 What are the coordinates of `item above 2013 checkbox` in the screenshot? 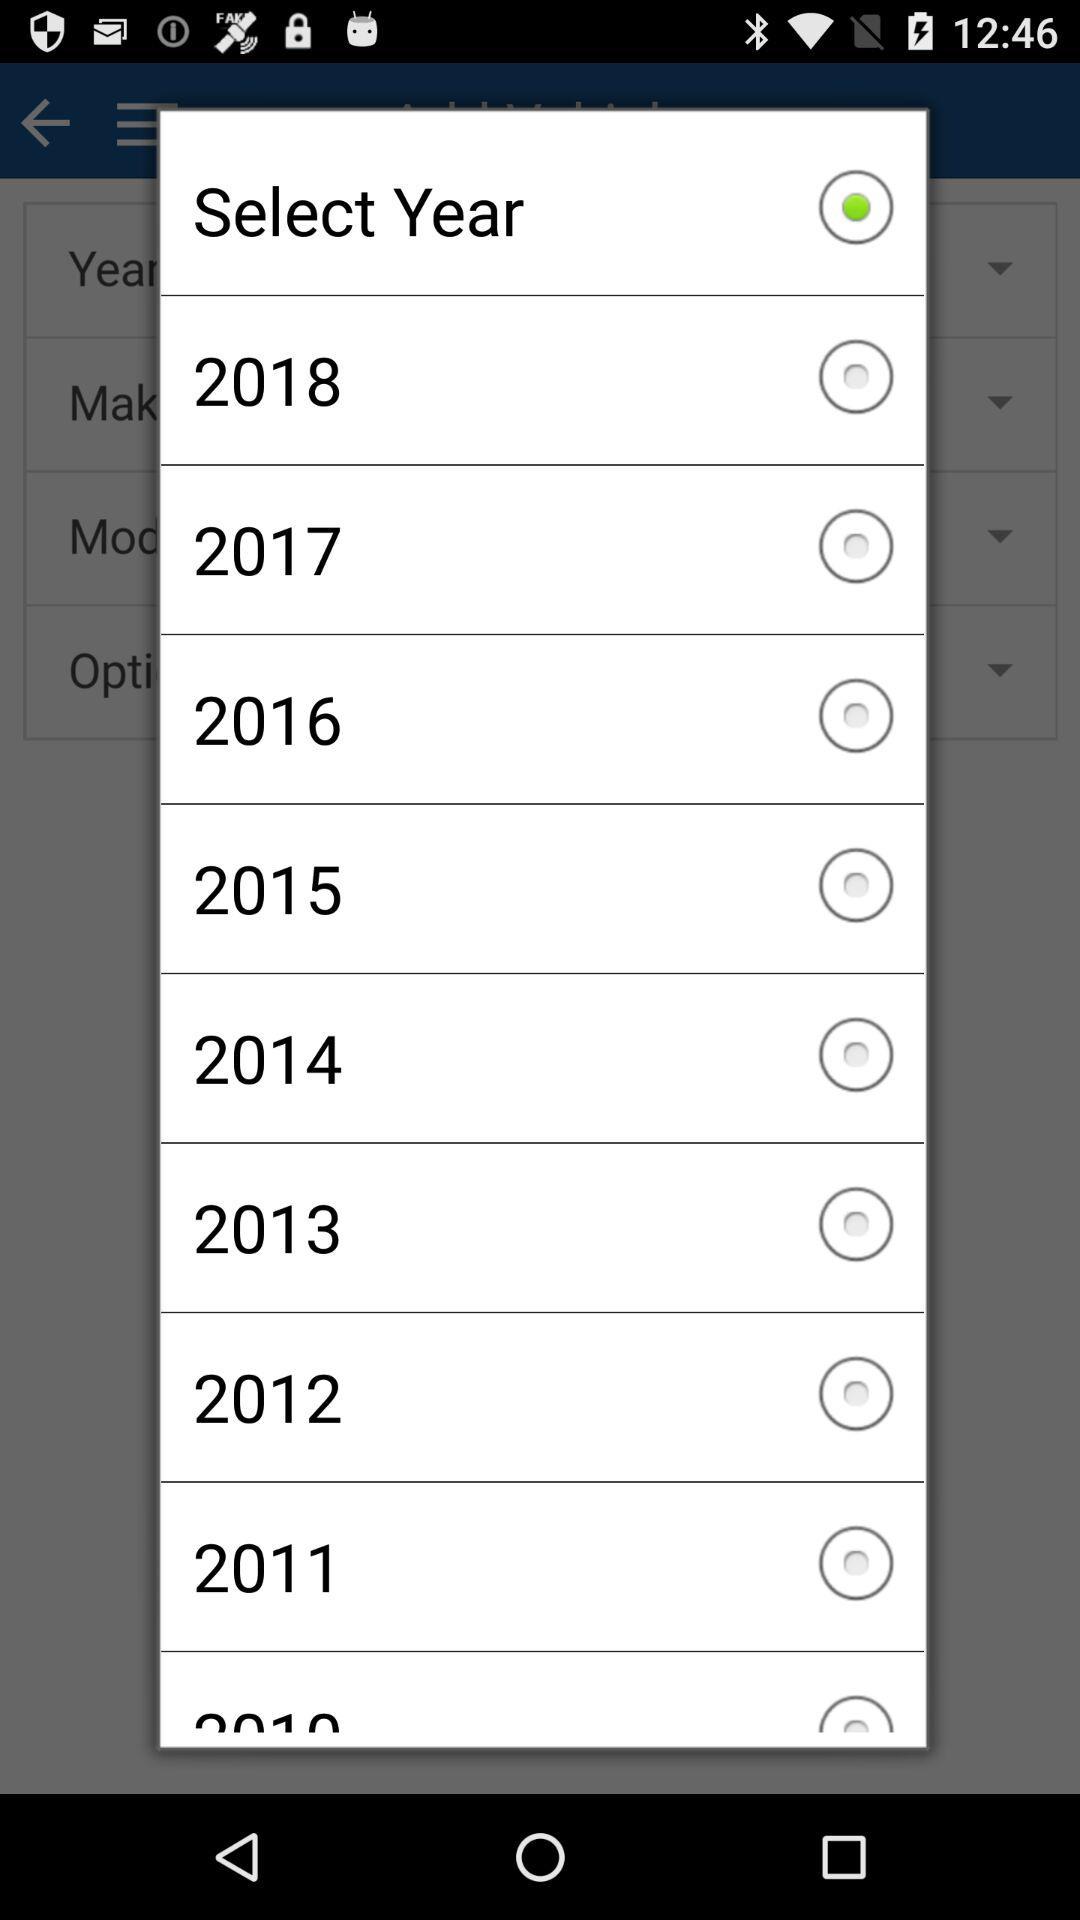 It's located at (542, 1057).